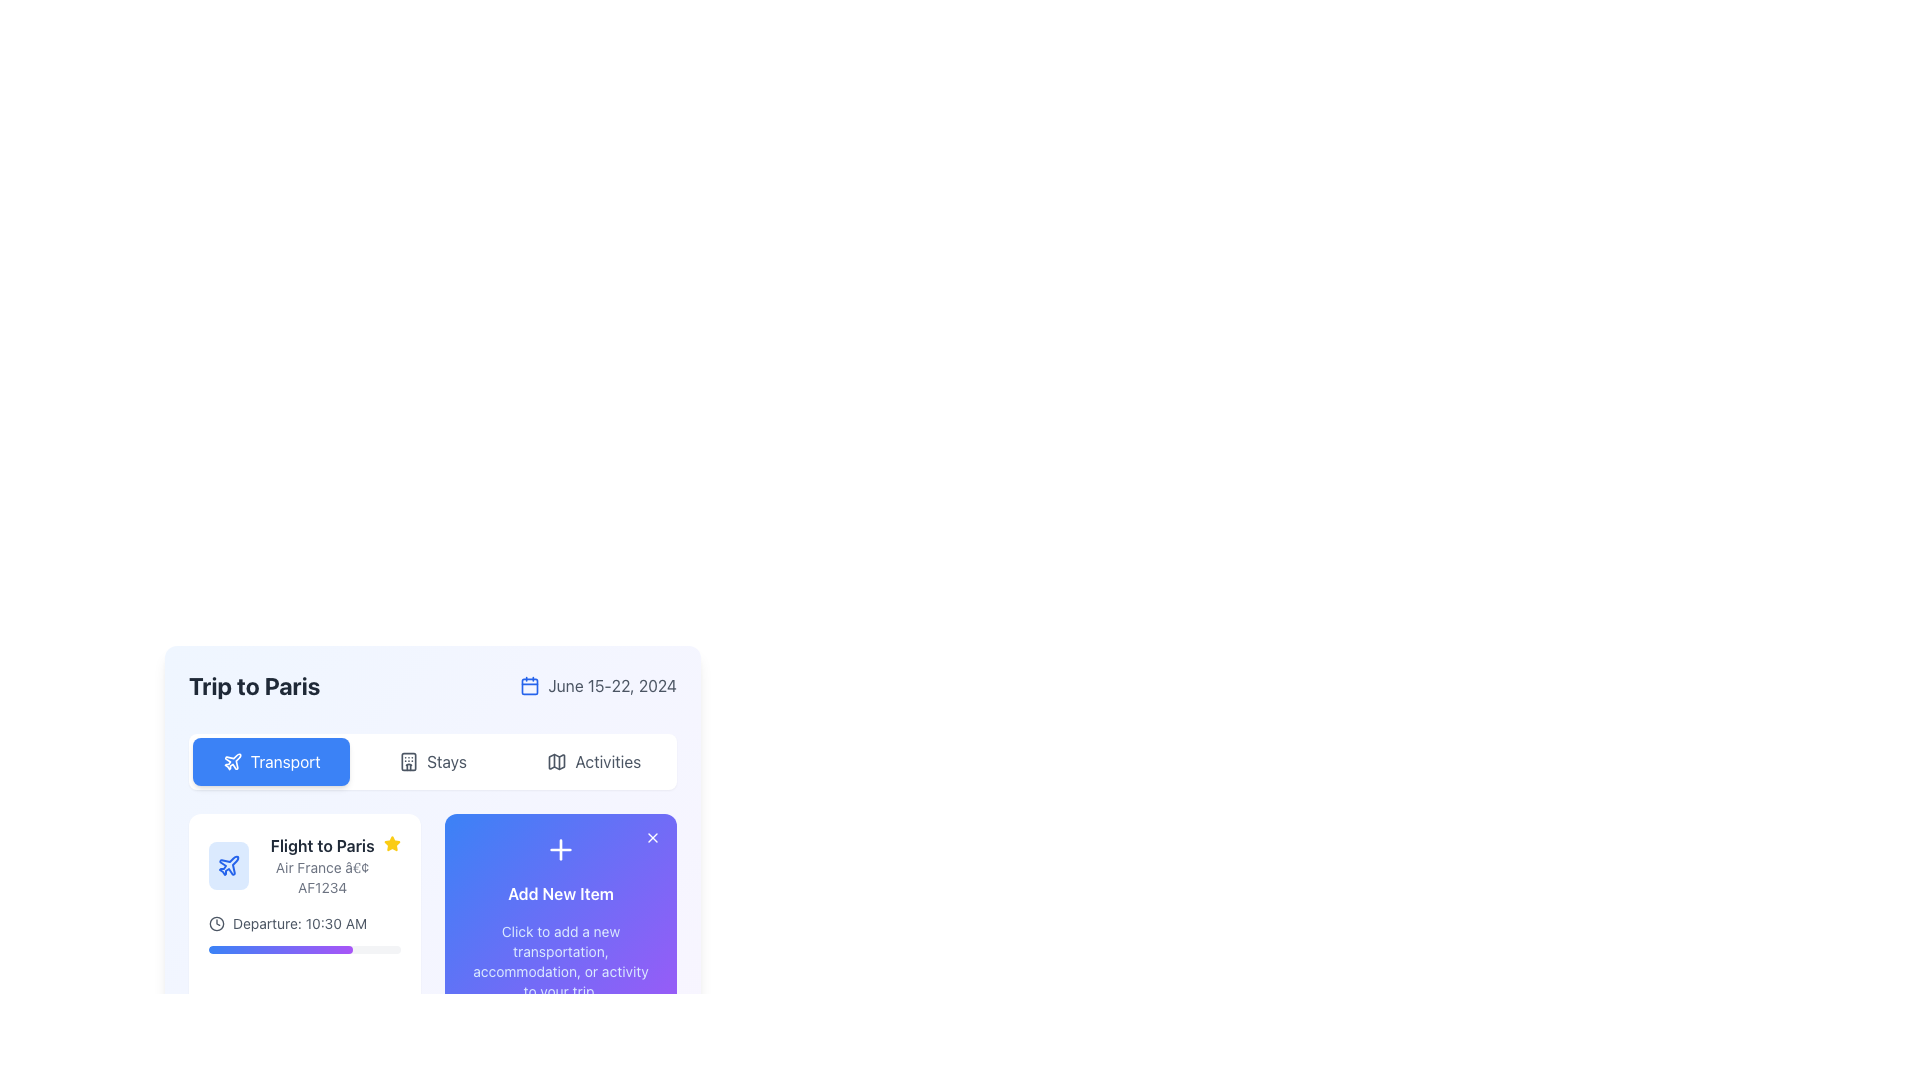 This screenshot has height=1080, width=1920. I want to click on the 'Stays' navigation tab icon, which is the first visual component in the navigation section, so click(408, 762).